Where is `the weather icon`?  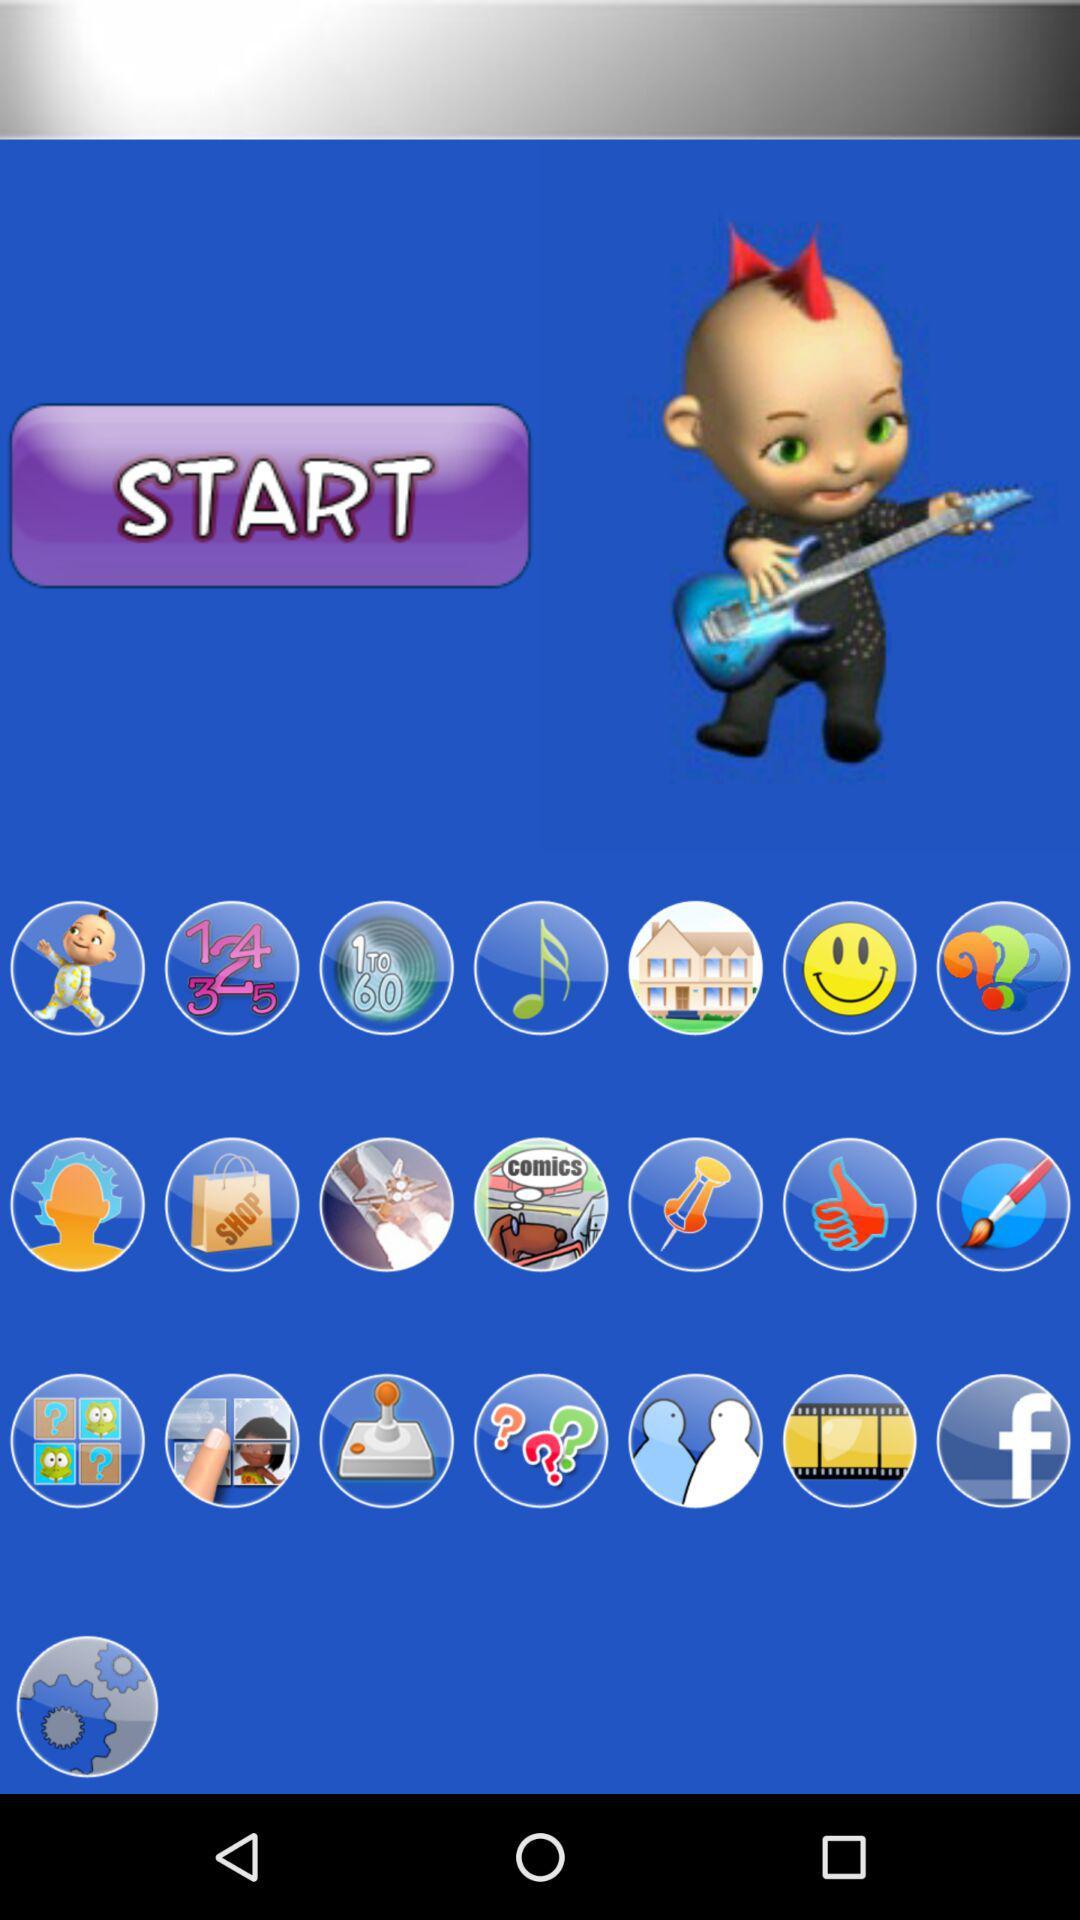
the weather icon is located at coordinates (386, 1541).